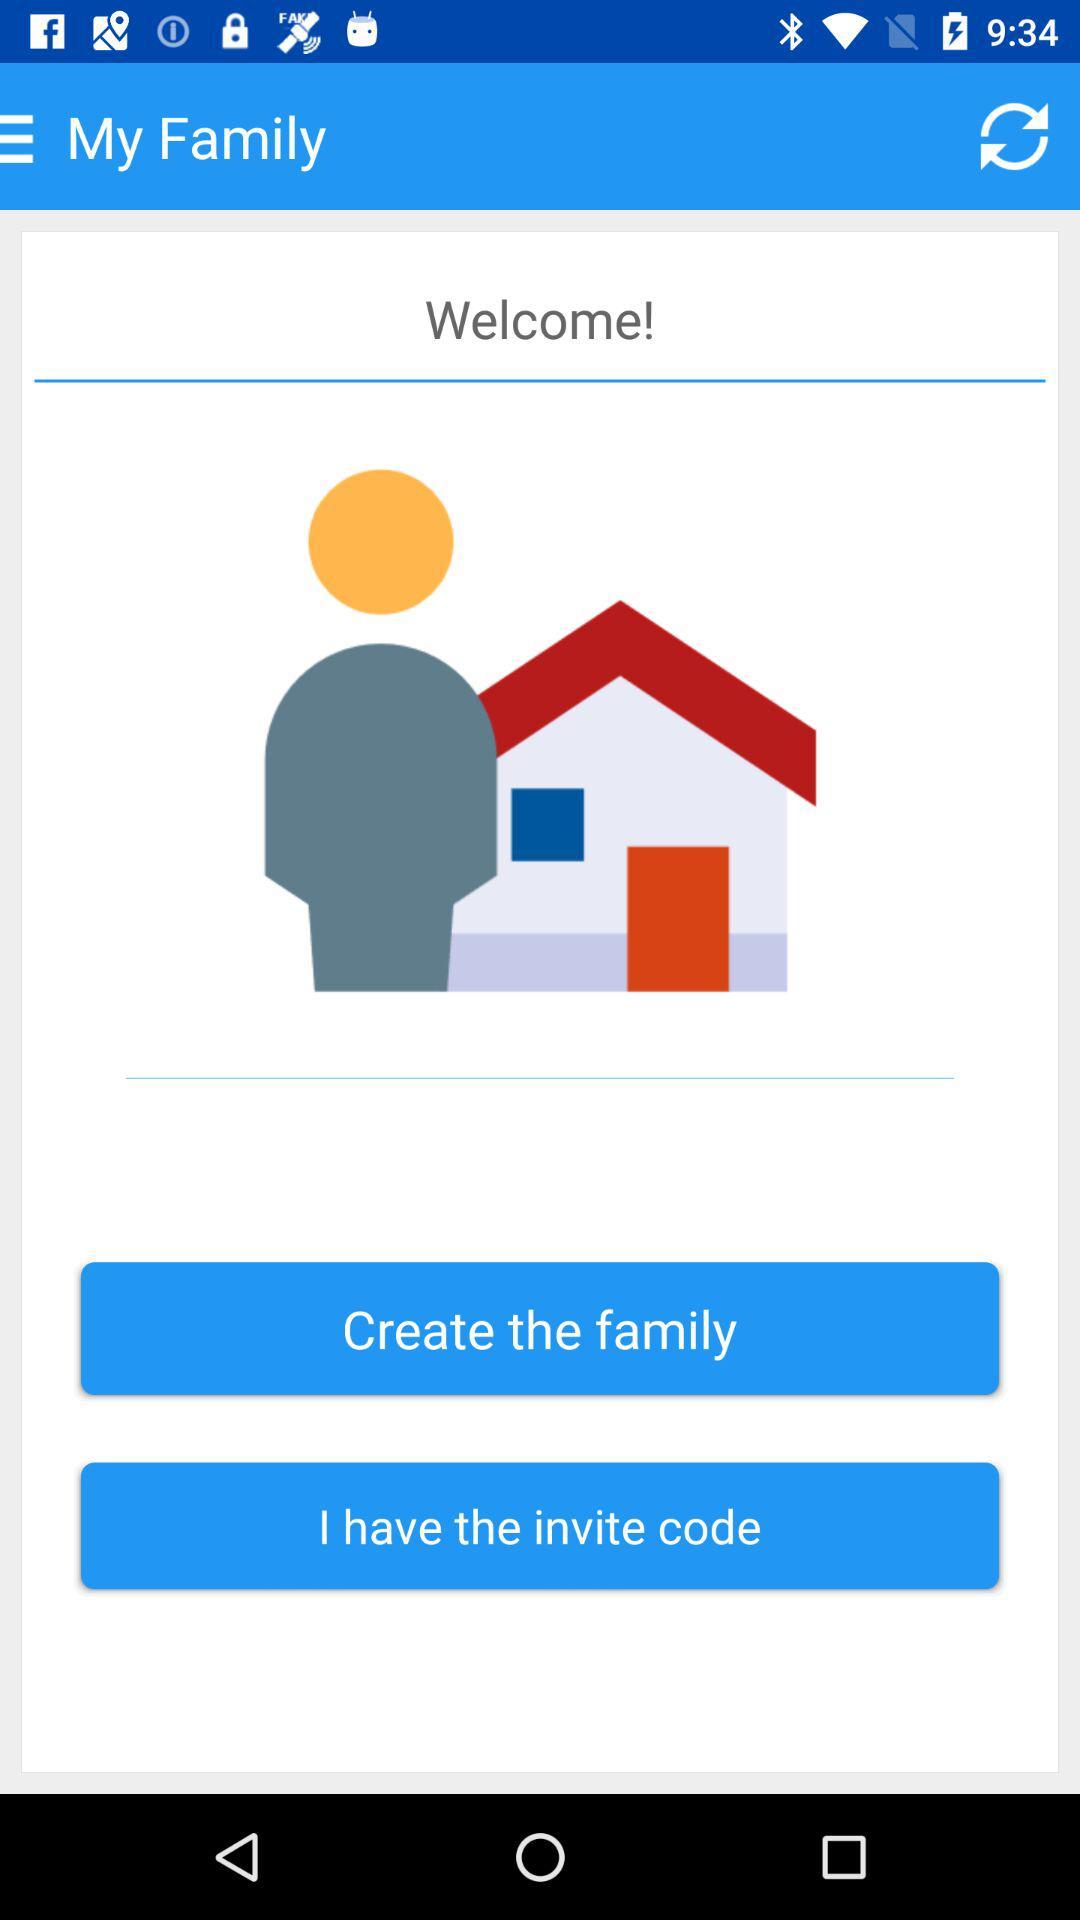 The image size is (1080, 1920). I want to click on refresh option, so click(1014, 135).